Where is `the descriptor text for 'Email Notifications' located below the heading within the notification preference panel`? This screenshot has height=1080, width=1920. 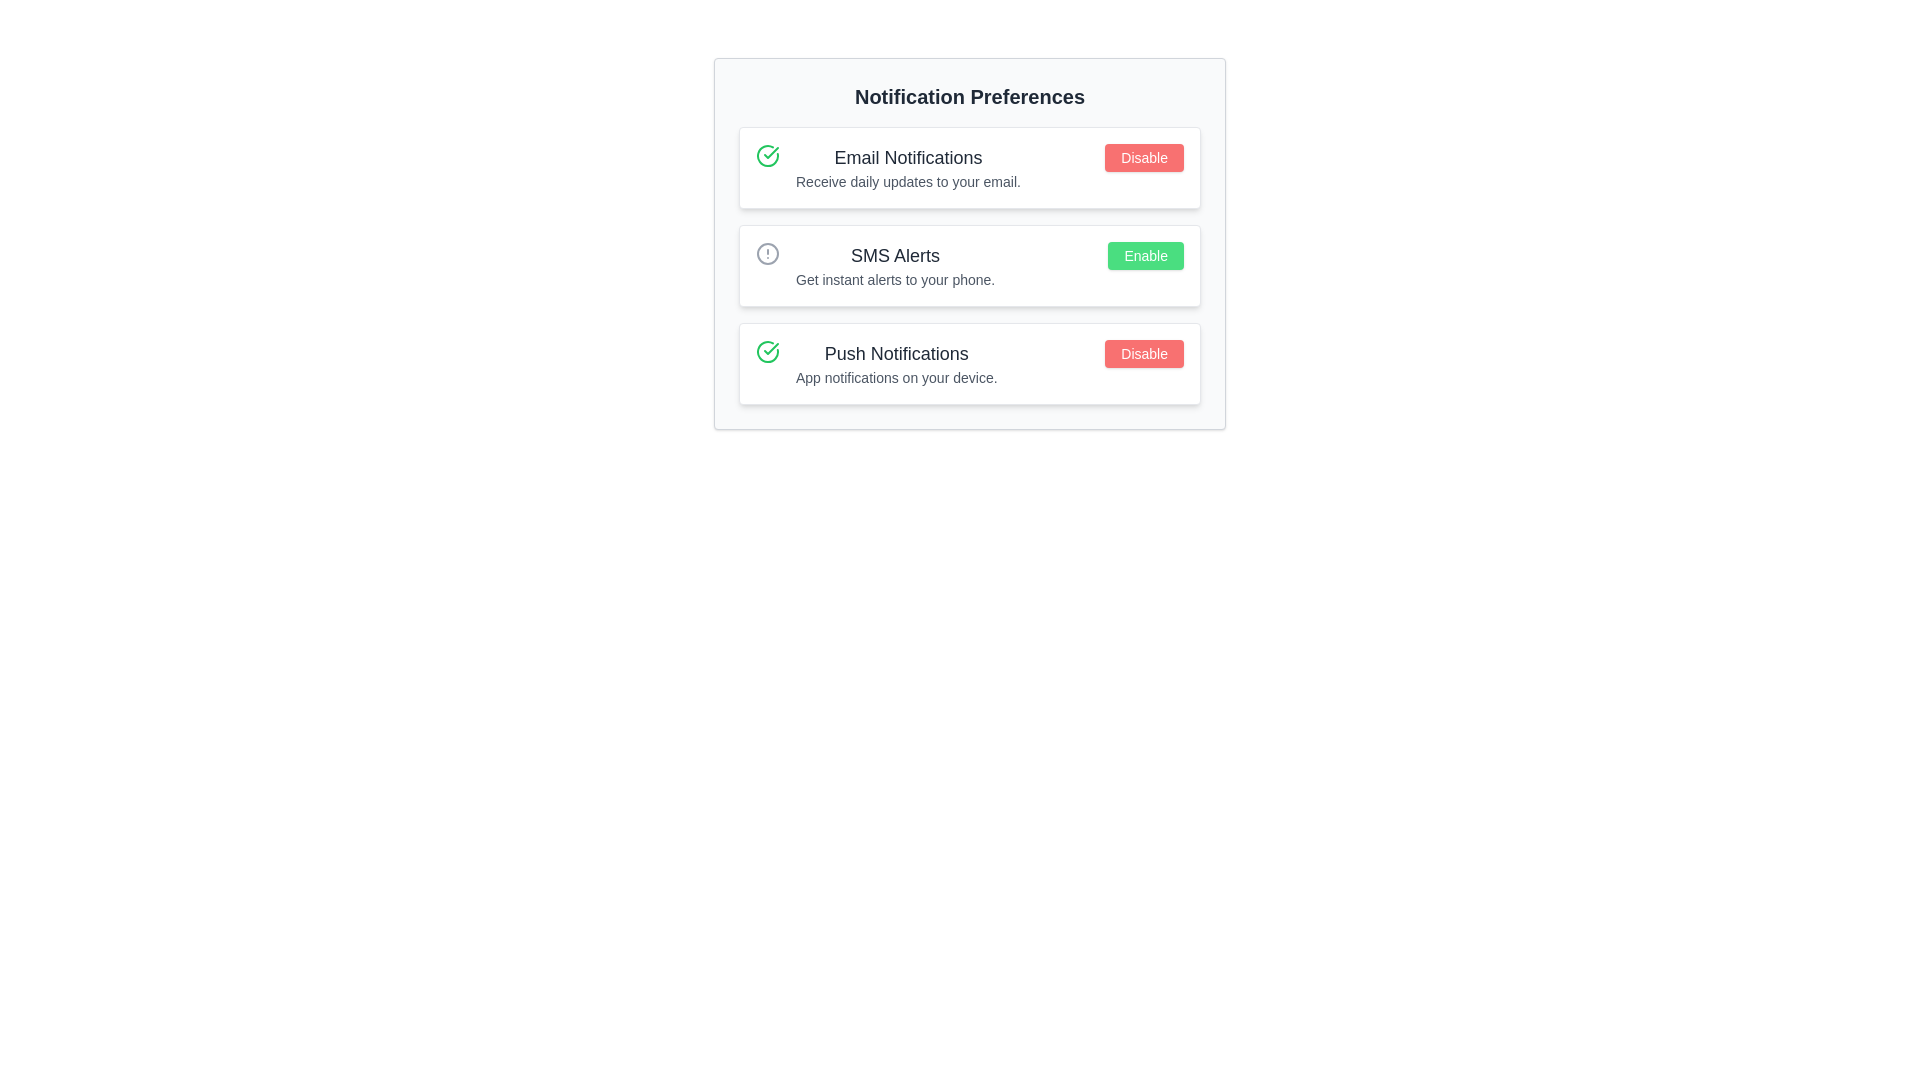
the descriptor text for 'Email Notifications' located below the heading within the notification preference panel is located at coordinates (907, 181).